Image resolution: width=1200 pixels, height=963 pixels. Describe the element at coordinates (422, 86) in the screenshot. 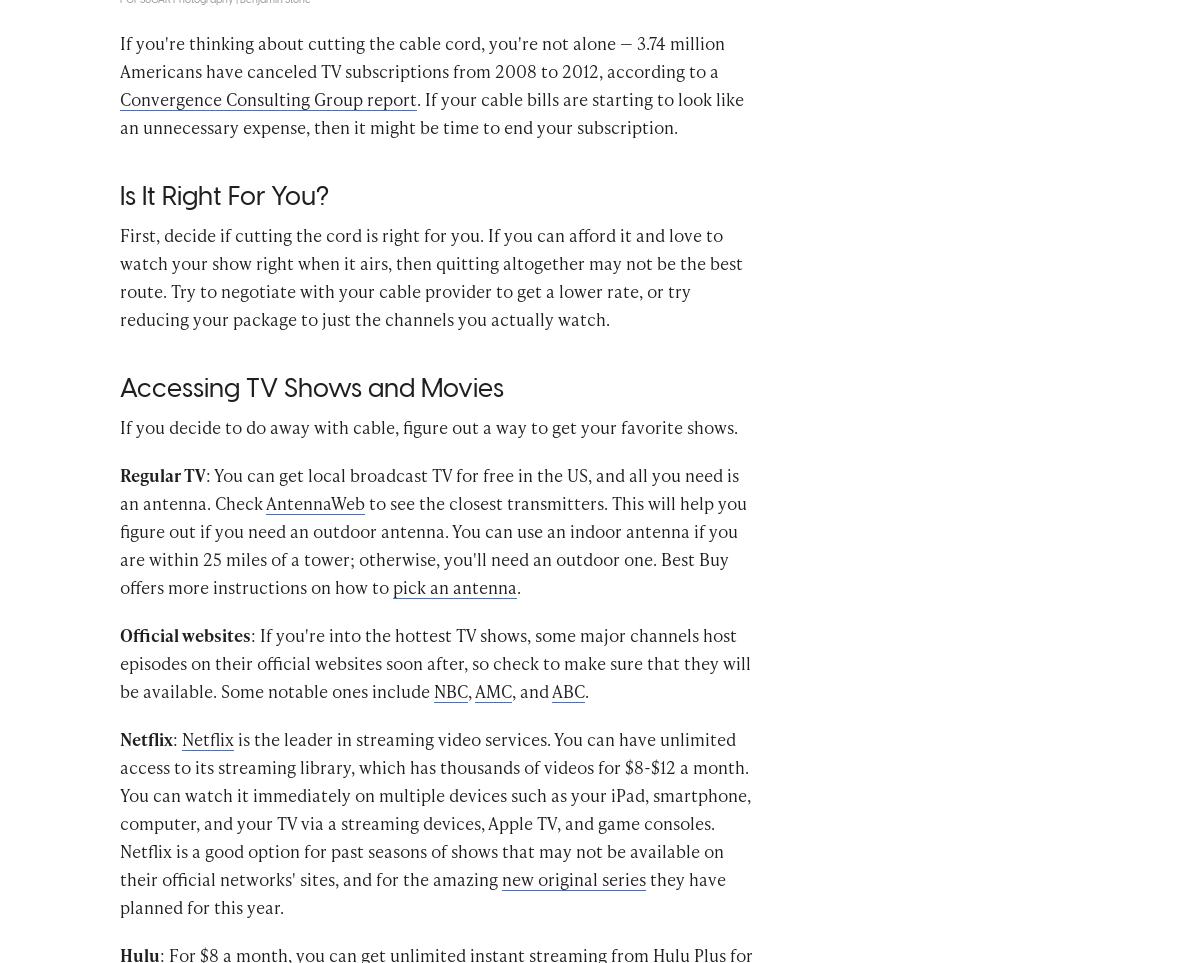

I see `'If you're thinking about cutting the cable cord, you're not alone — 3.74 million Americans have canceled TV subscriptions from 2008 to 2012, according to a'` at that location.